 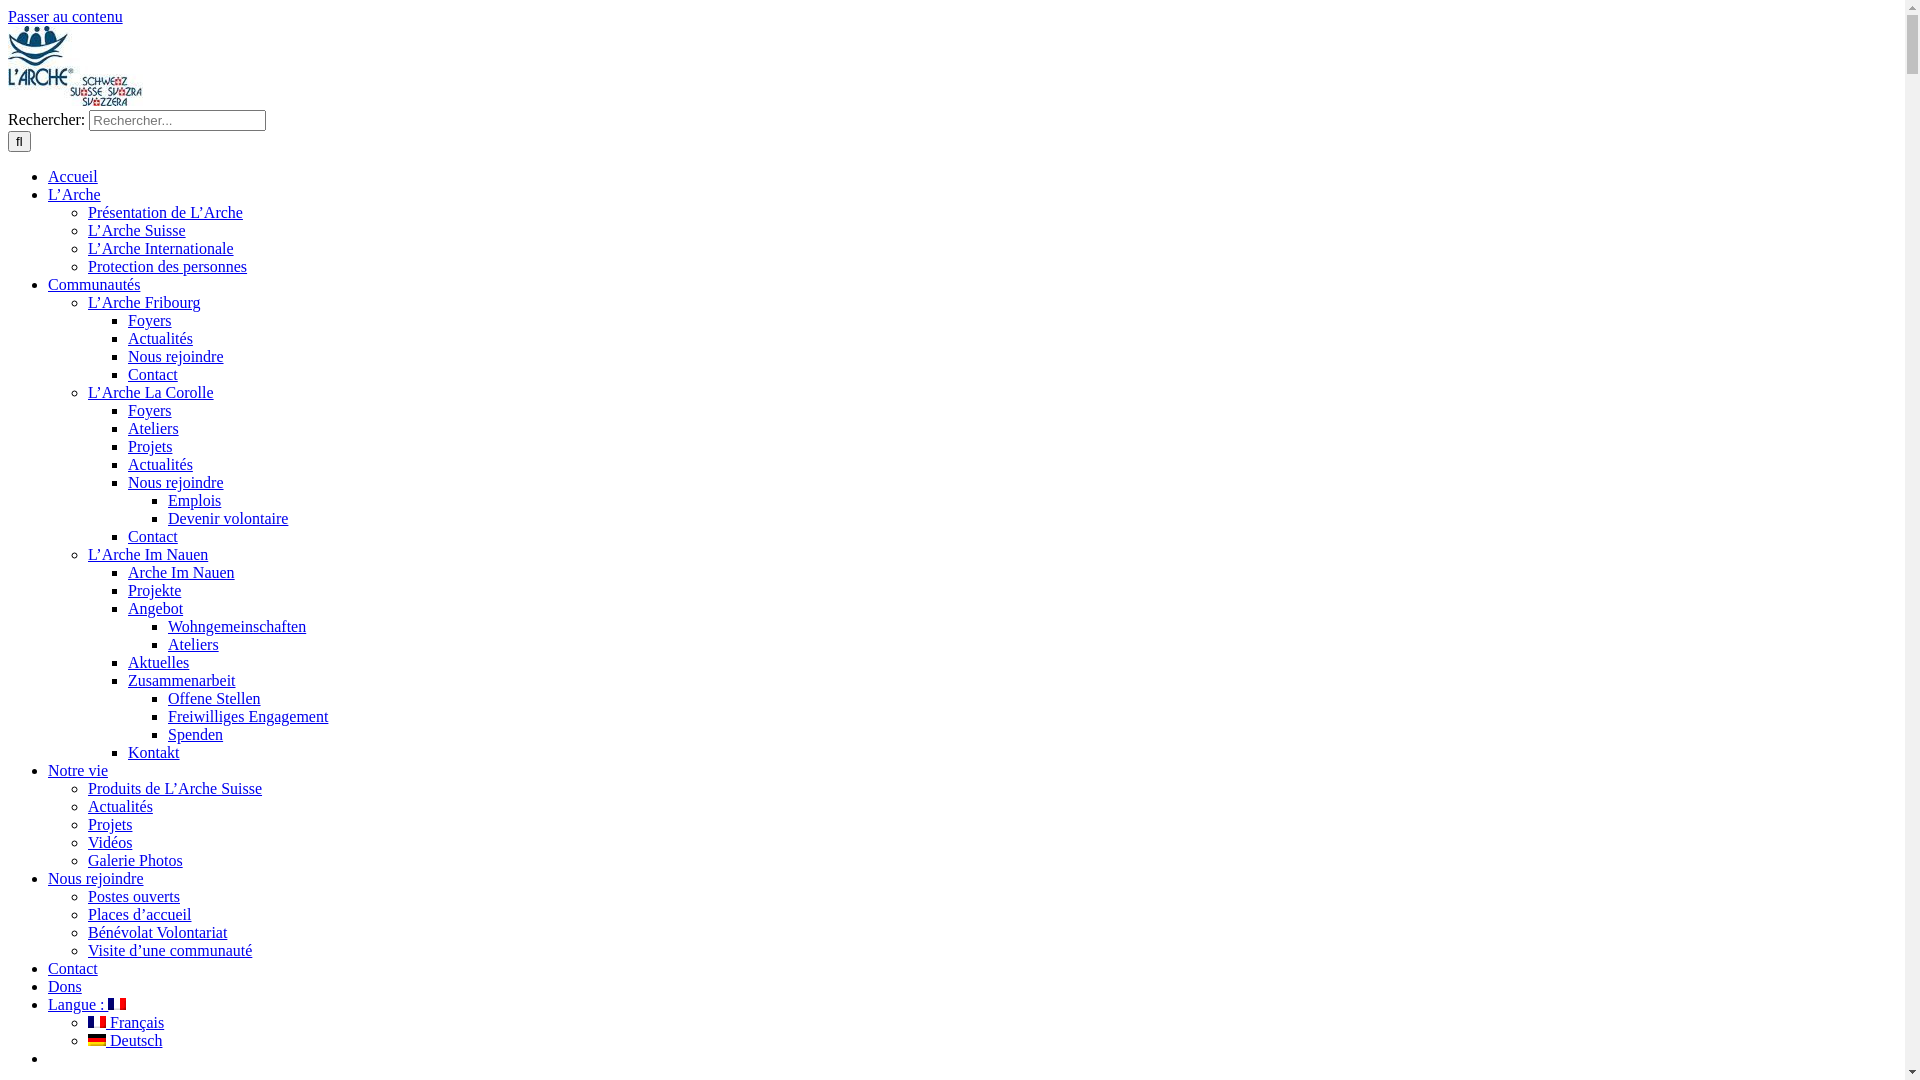 I want to click on 'Ateliers', so click(x=168, y=644).